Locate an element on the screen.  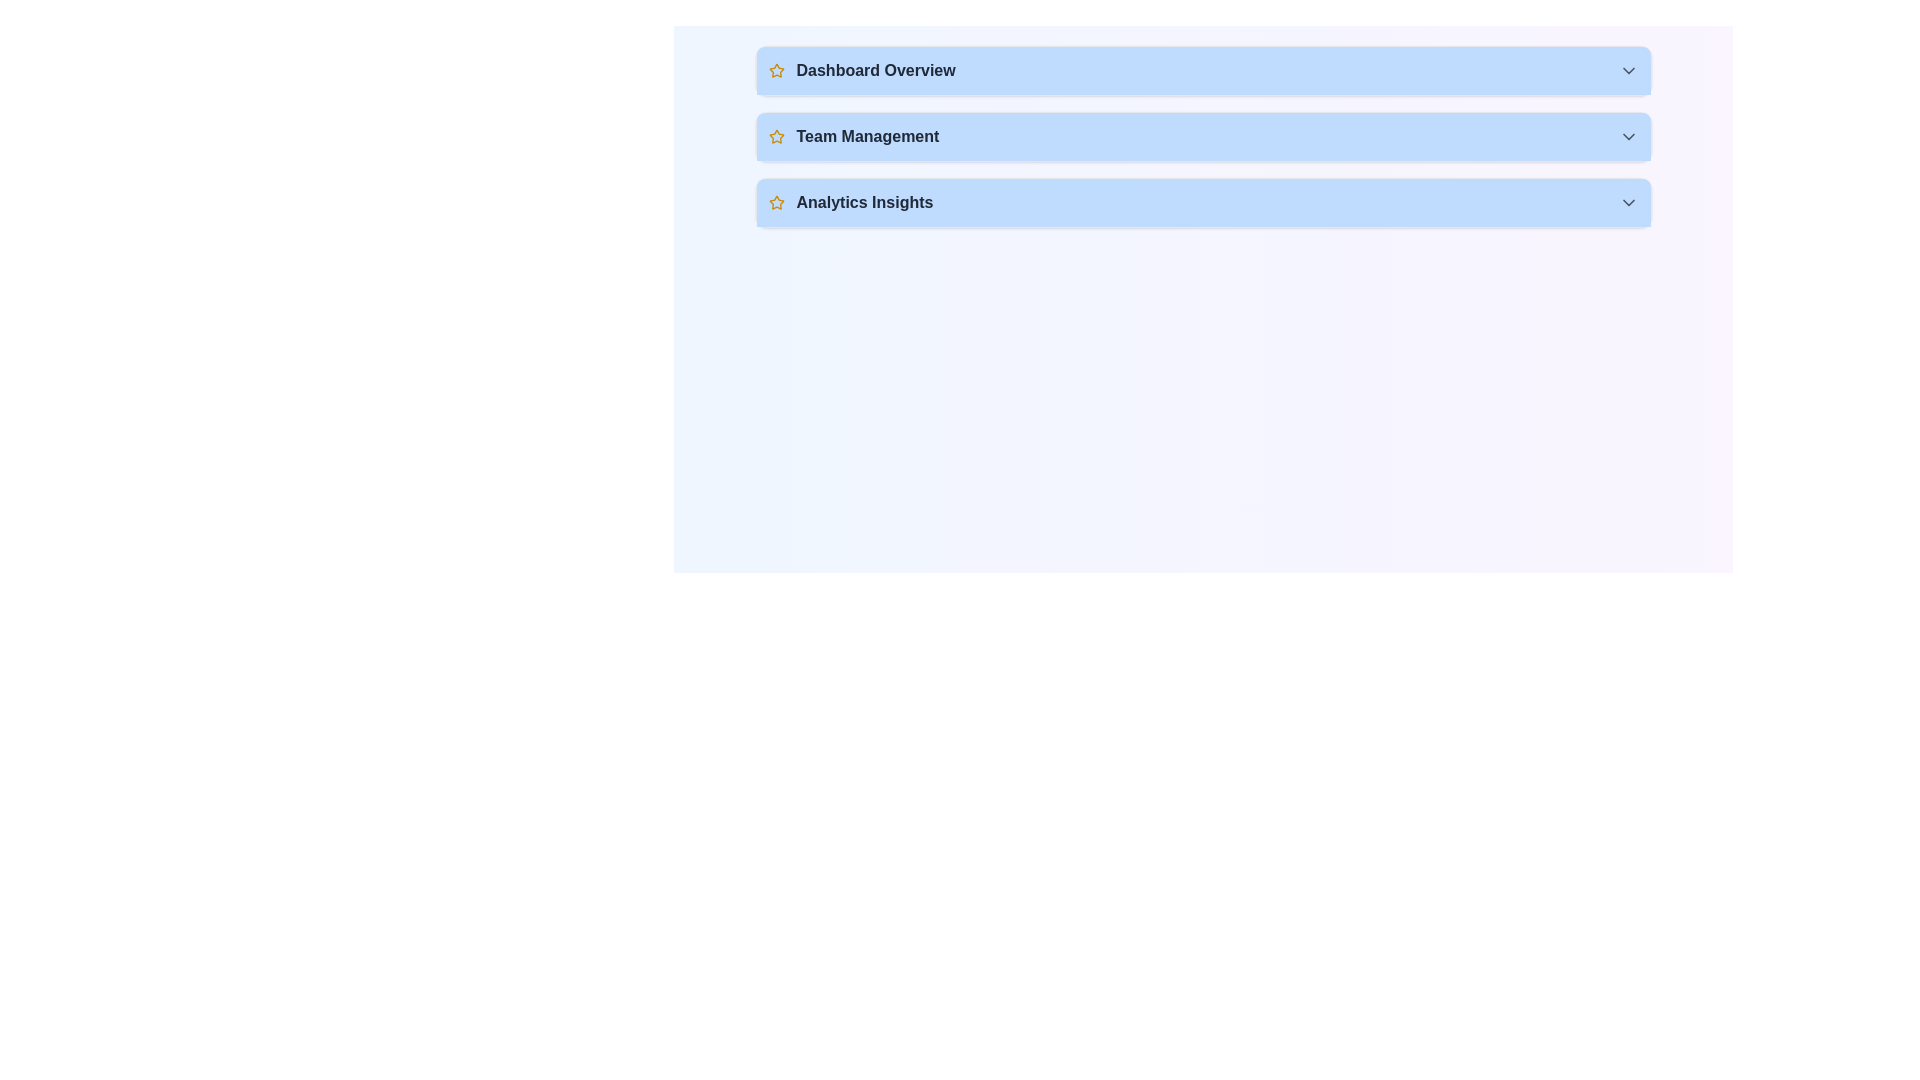
the favorite icon located before the 'Team Management' text to mark it as favorite or rate is located at coordinates (775, 136).